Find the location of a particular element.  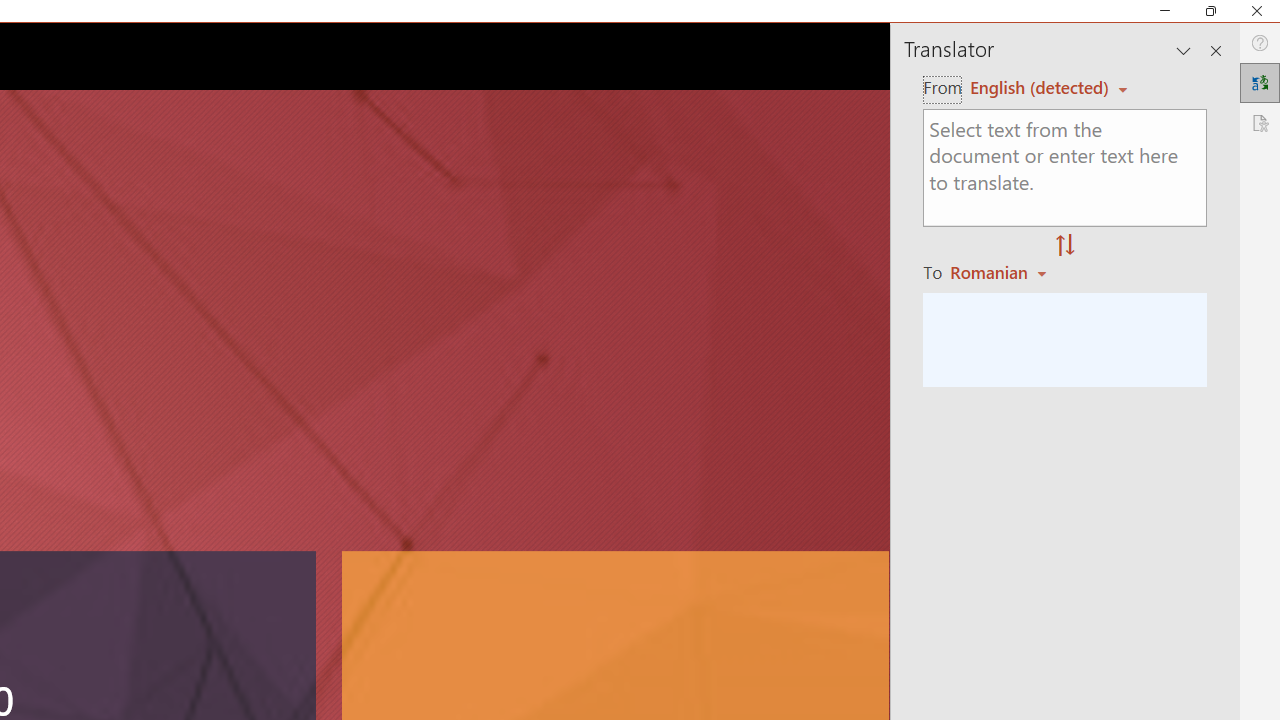

'Close pane' is located at coordinates (1215, 50).